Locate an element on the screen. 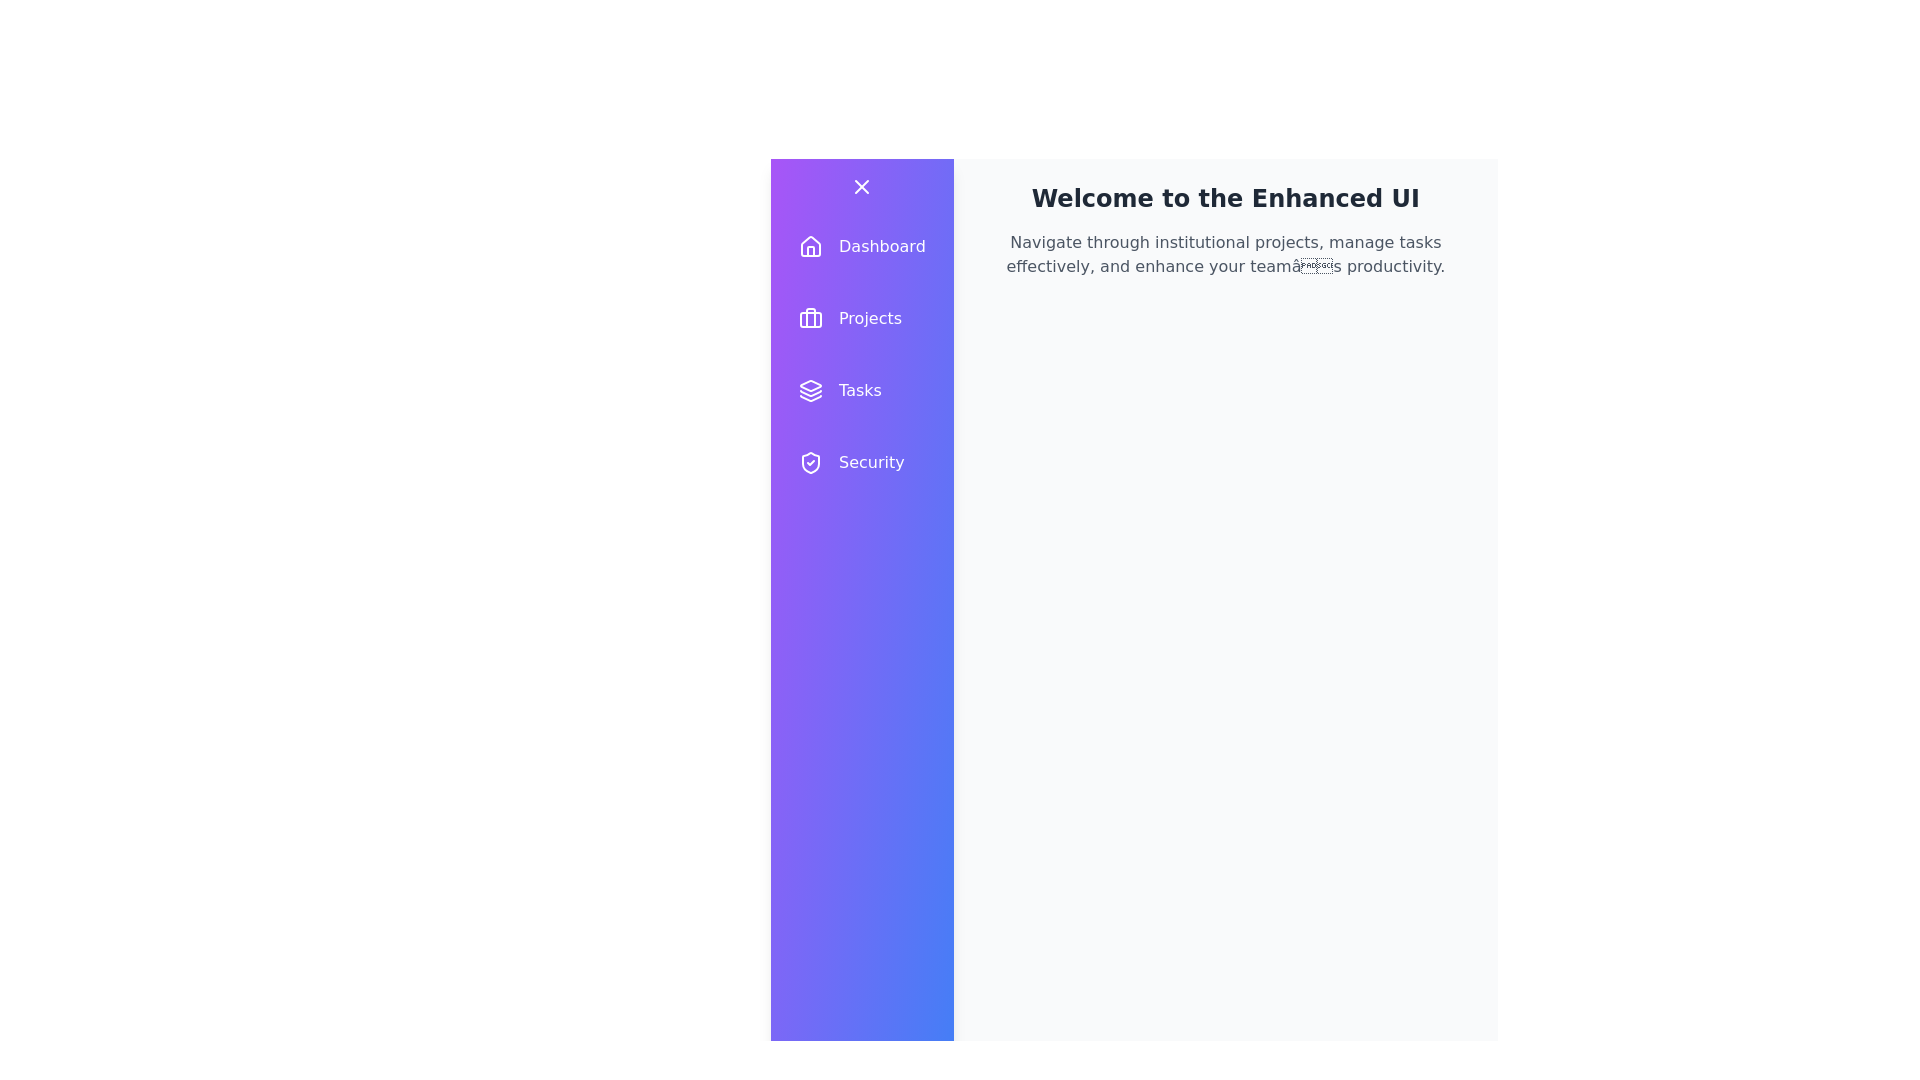 Image resolution: width=1920 pixels, height=1080 pixels. the 'Dashboard' Navigation button, which features a house-shaped icon and is the first entry in the vertical navigation list is located at coordinates (862, 245).